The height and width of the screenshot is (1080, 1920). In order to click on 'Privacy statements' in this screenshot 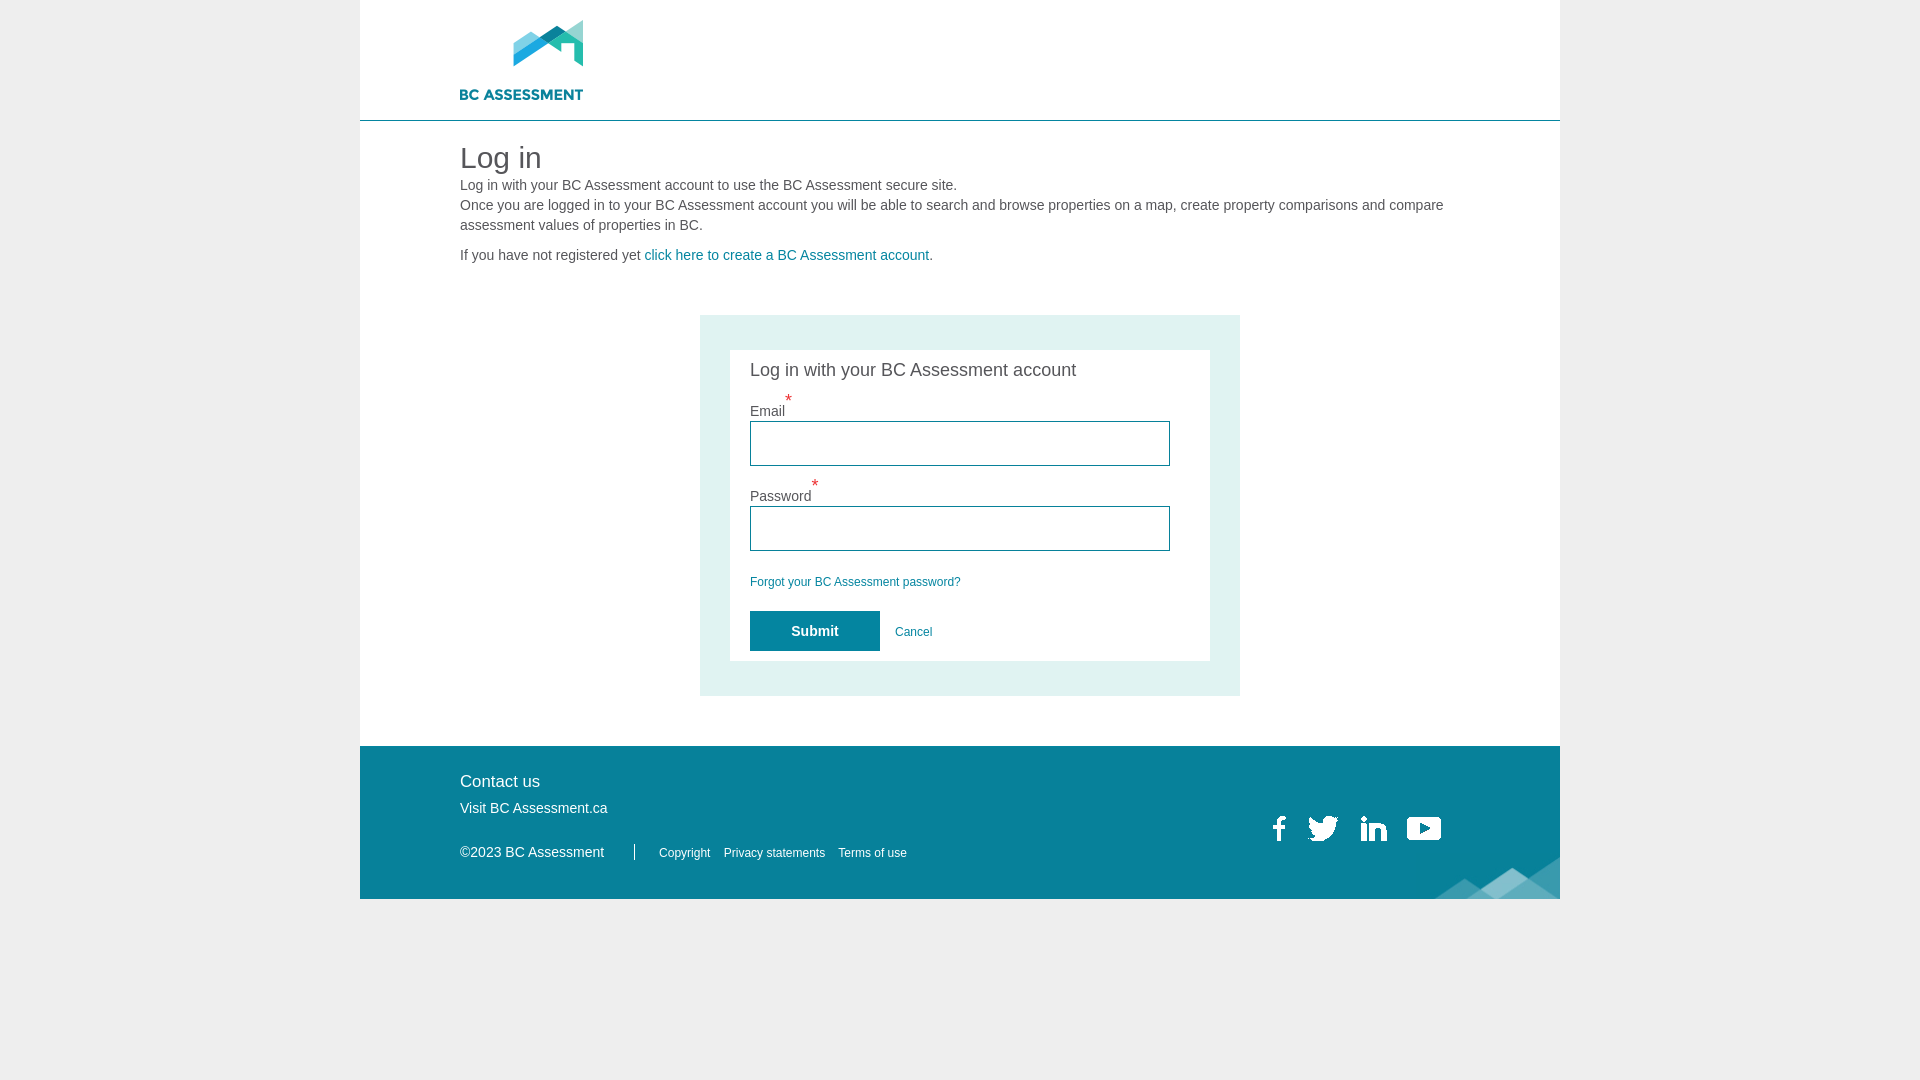, I will do `click(778, 852)`.